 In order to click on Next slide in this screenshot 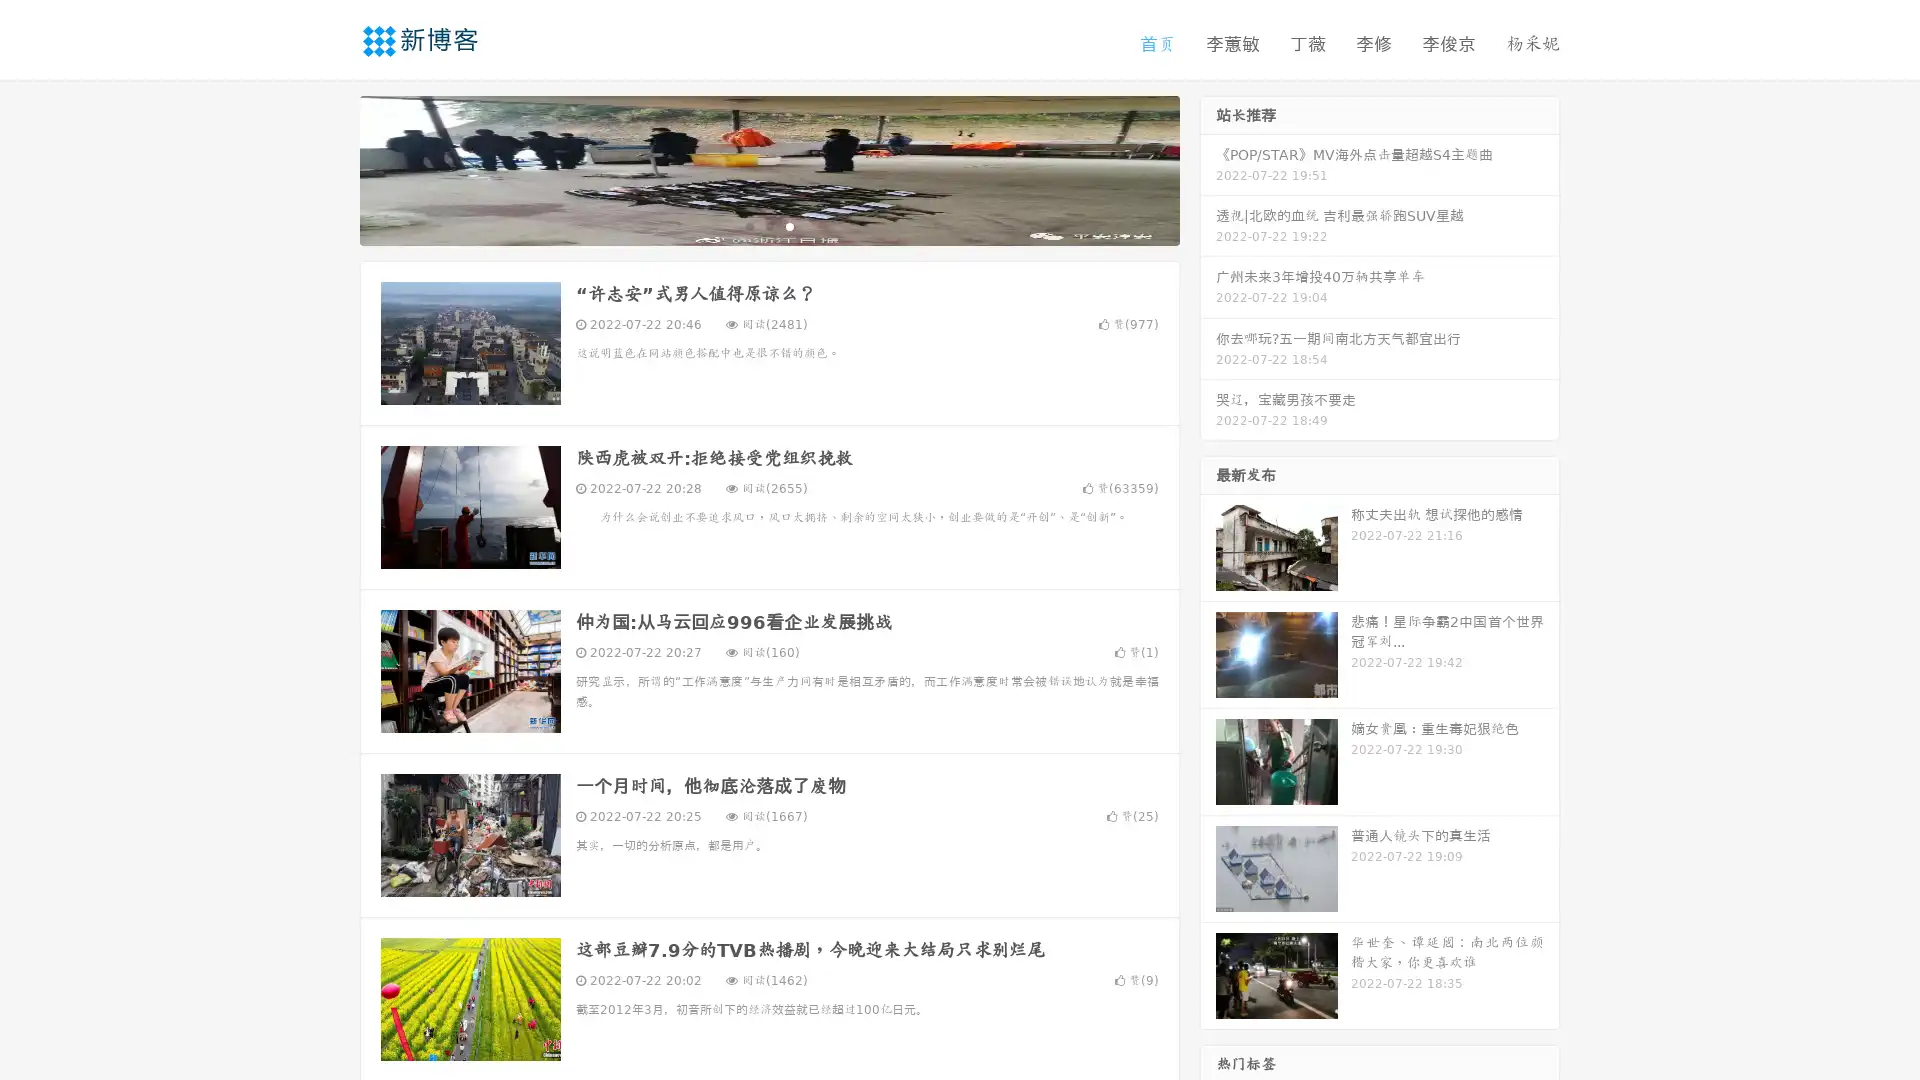, I will do `click(1208, 168)`.